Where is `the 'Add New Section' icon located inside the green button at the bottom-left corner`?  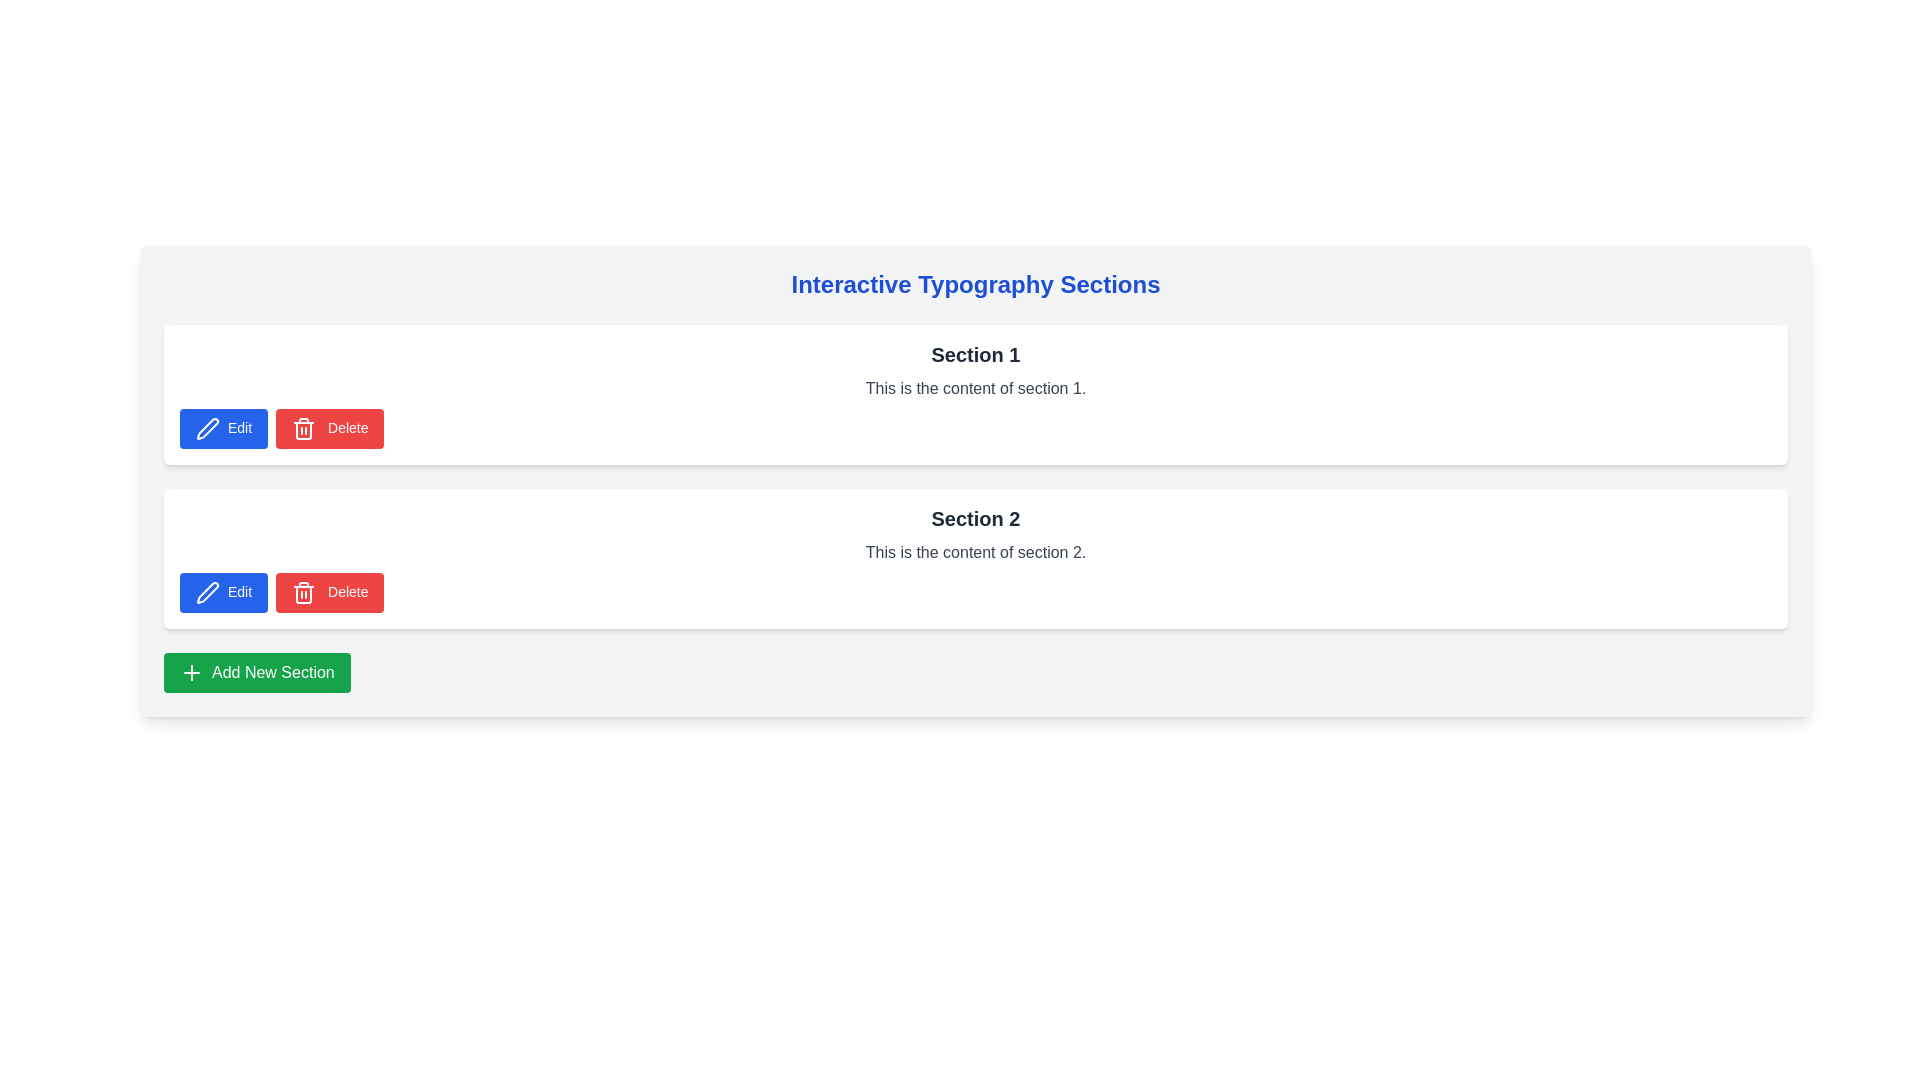 the 'Add New Section' icon located inside the green button at the bottom-left corner is located at coordinates (192, 672).